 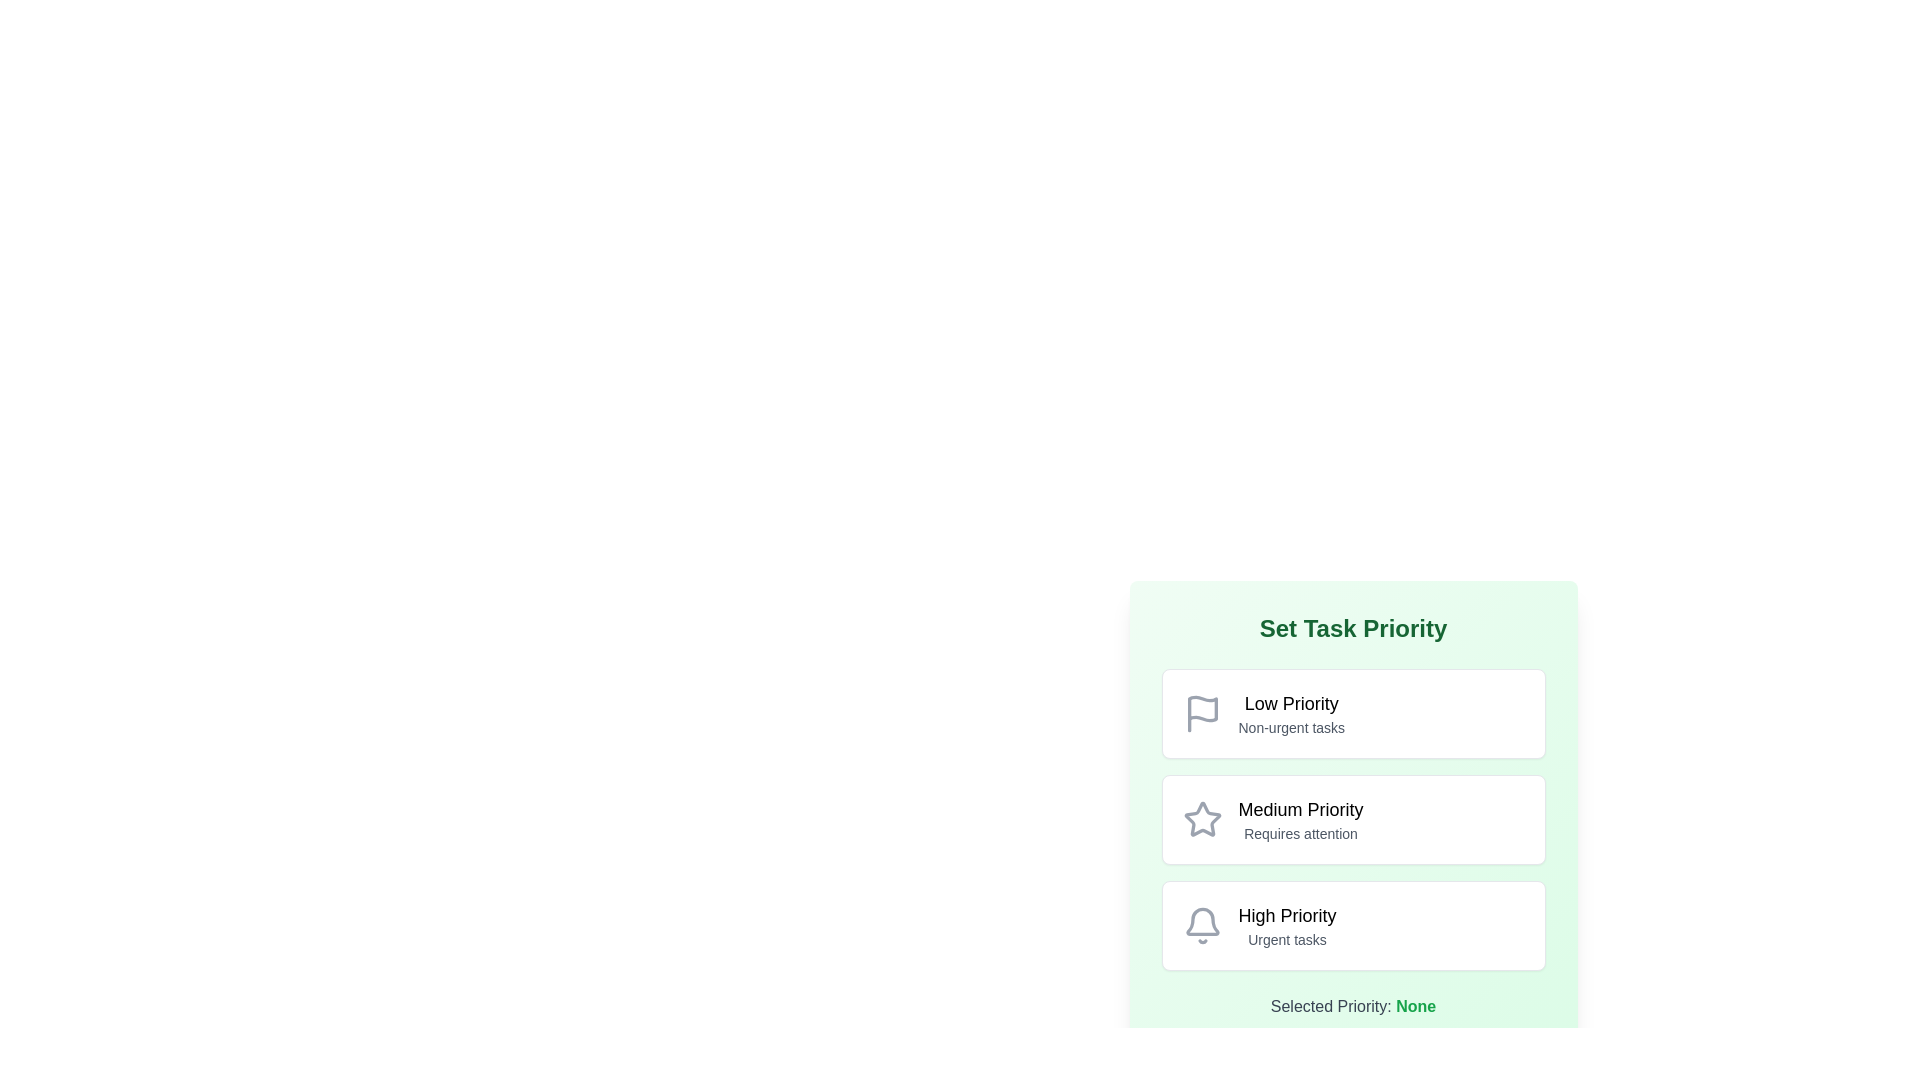 I want to click on the bell-shaped icon with a light gray color located at the top-left corner of the 'High Priority' task card, so click(x=1201, y=925).